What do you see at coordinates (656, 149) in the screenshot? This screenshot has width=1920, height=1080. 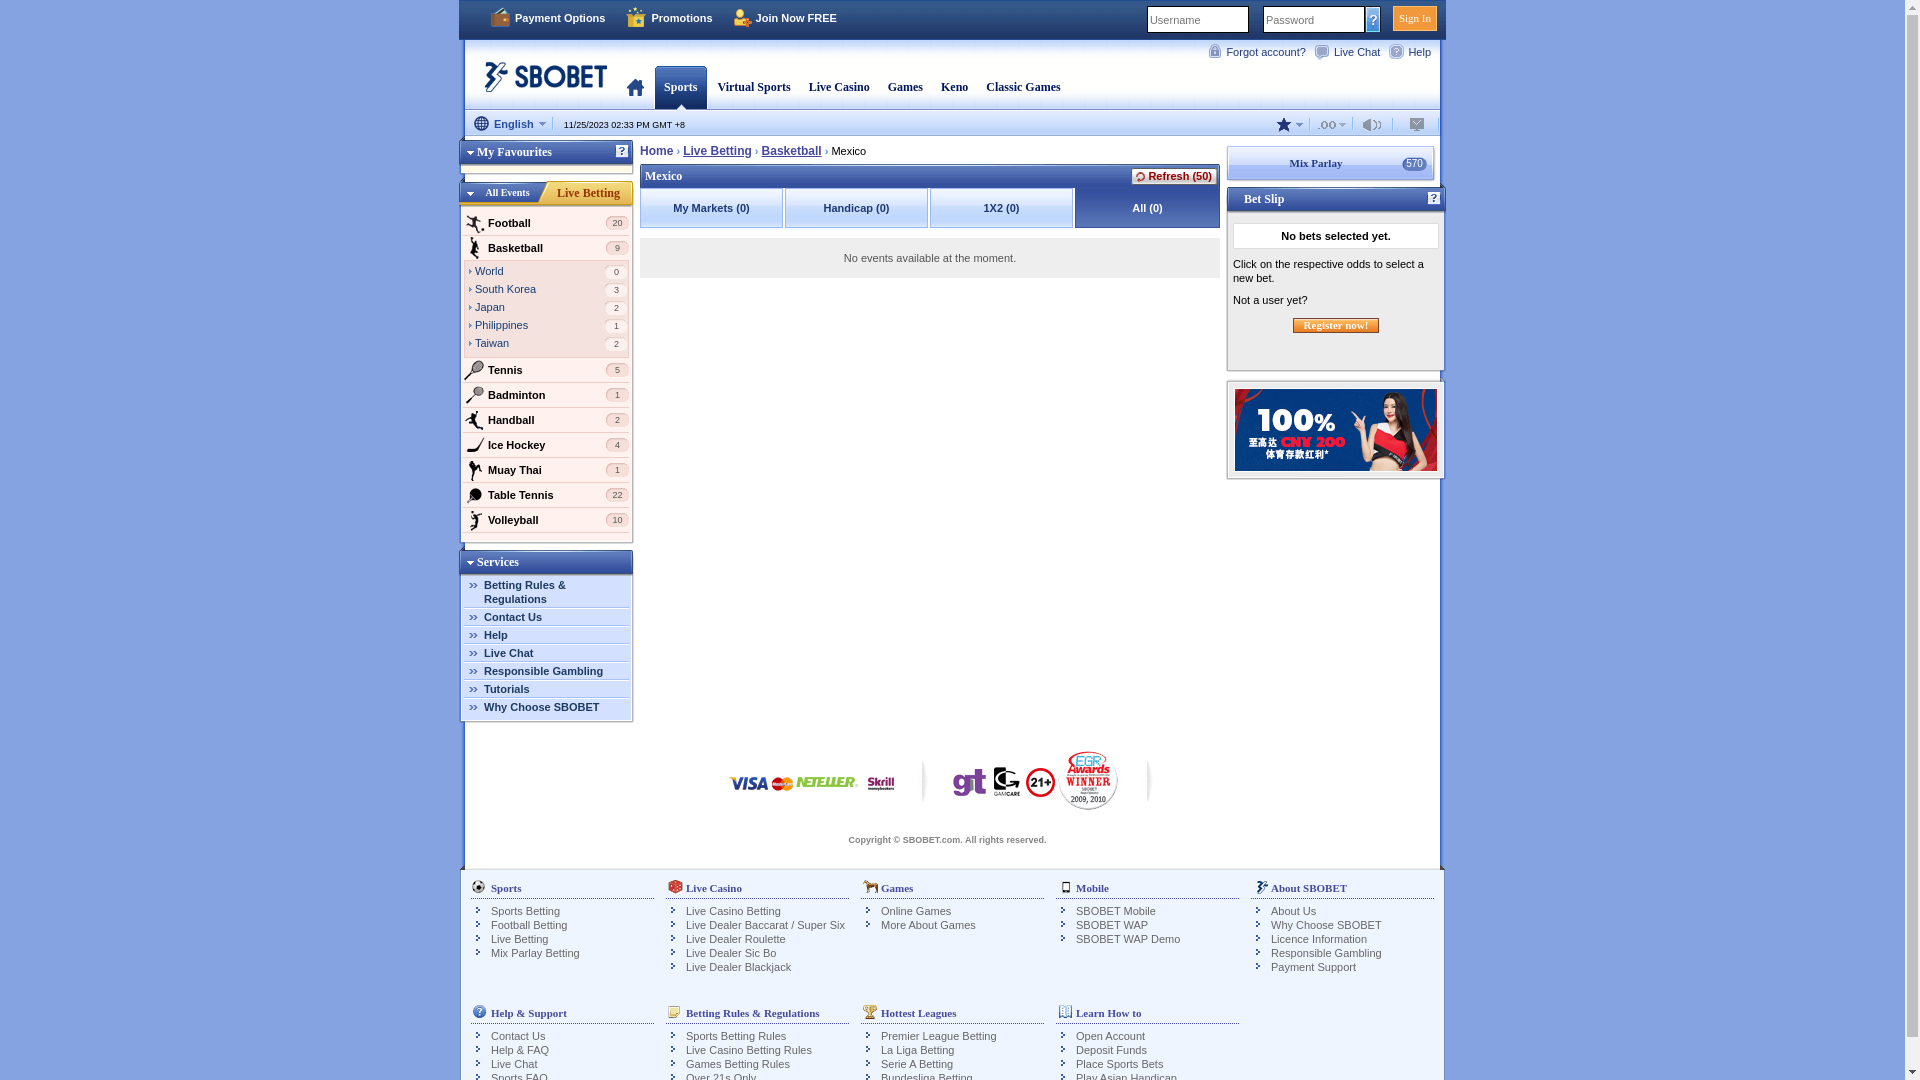 I see `'Home'` at bounding box center [656, 149].